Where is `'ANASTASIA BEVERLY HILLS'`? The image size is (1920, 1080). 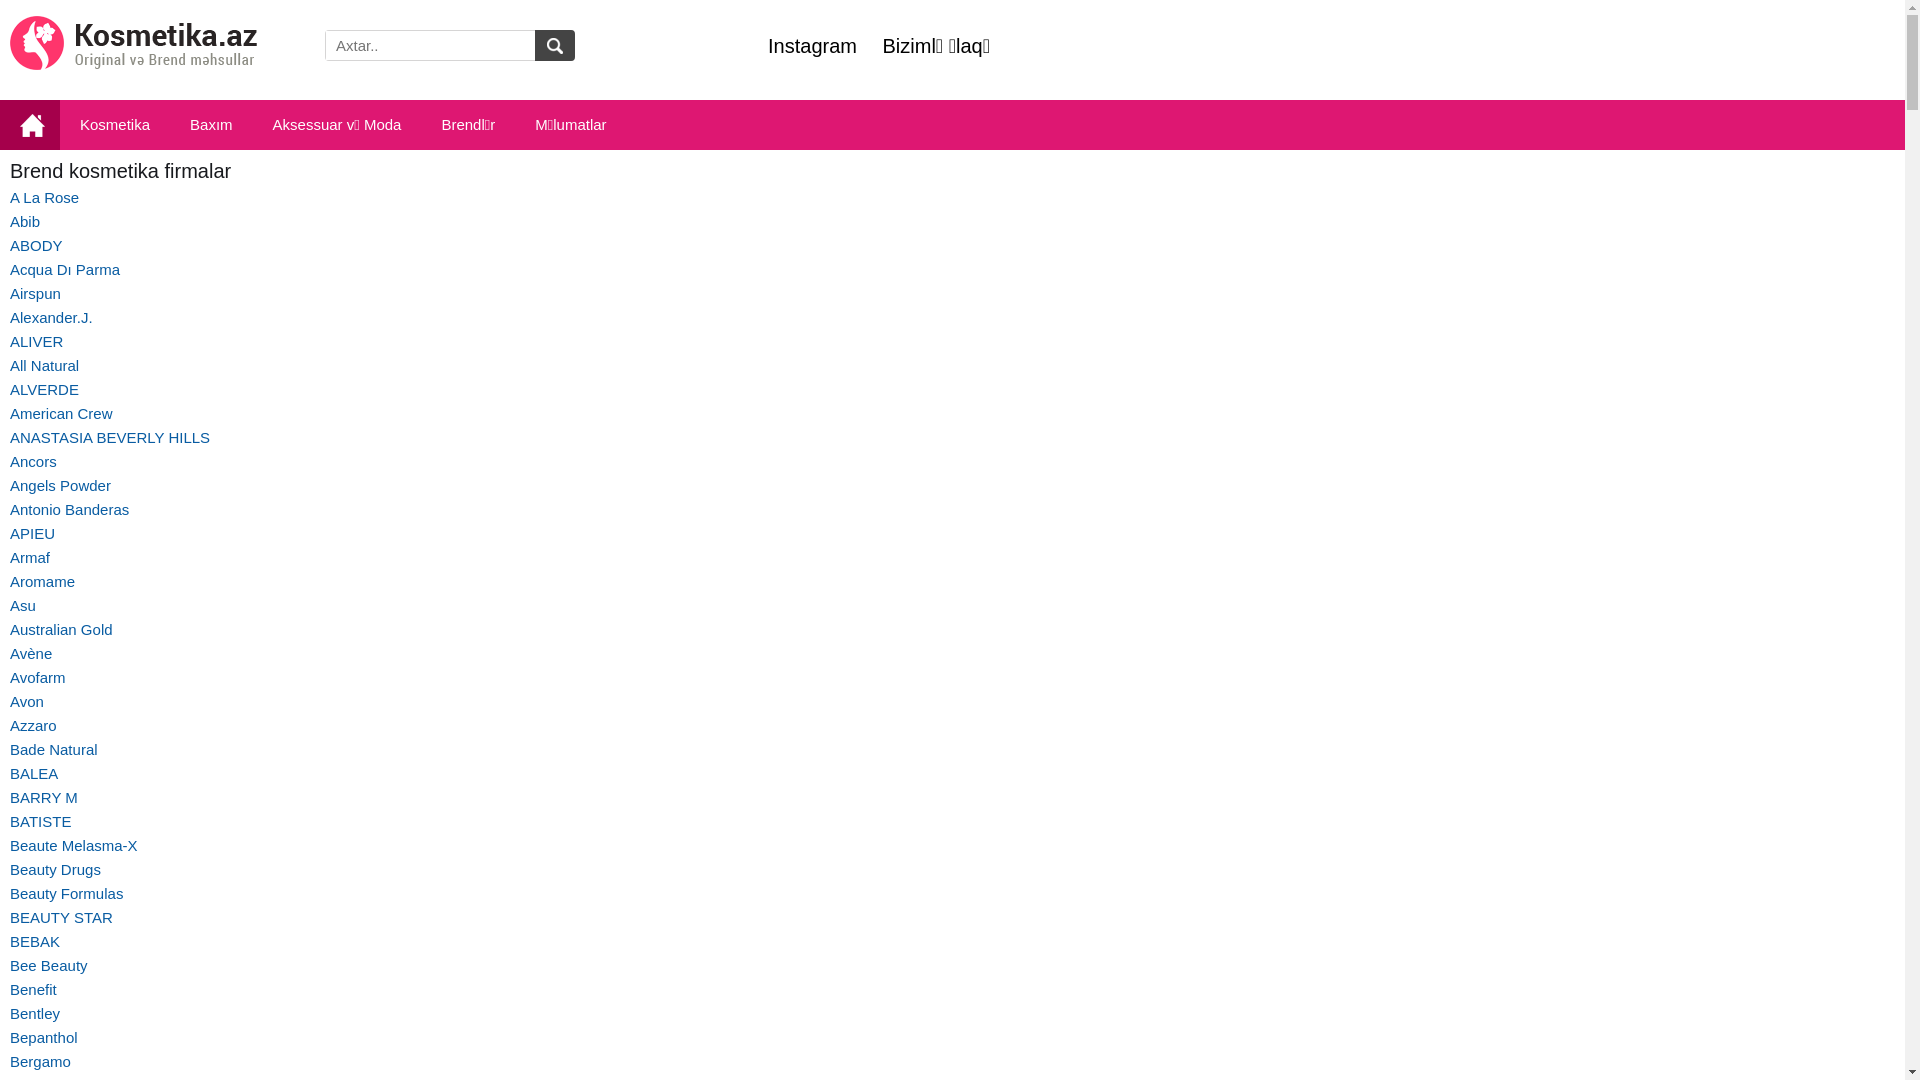
'ANASTASIA BEVERLY HILLS' is located at coordinates (109, 436).